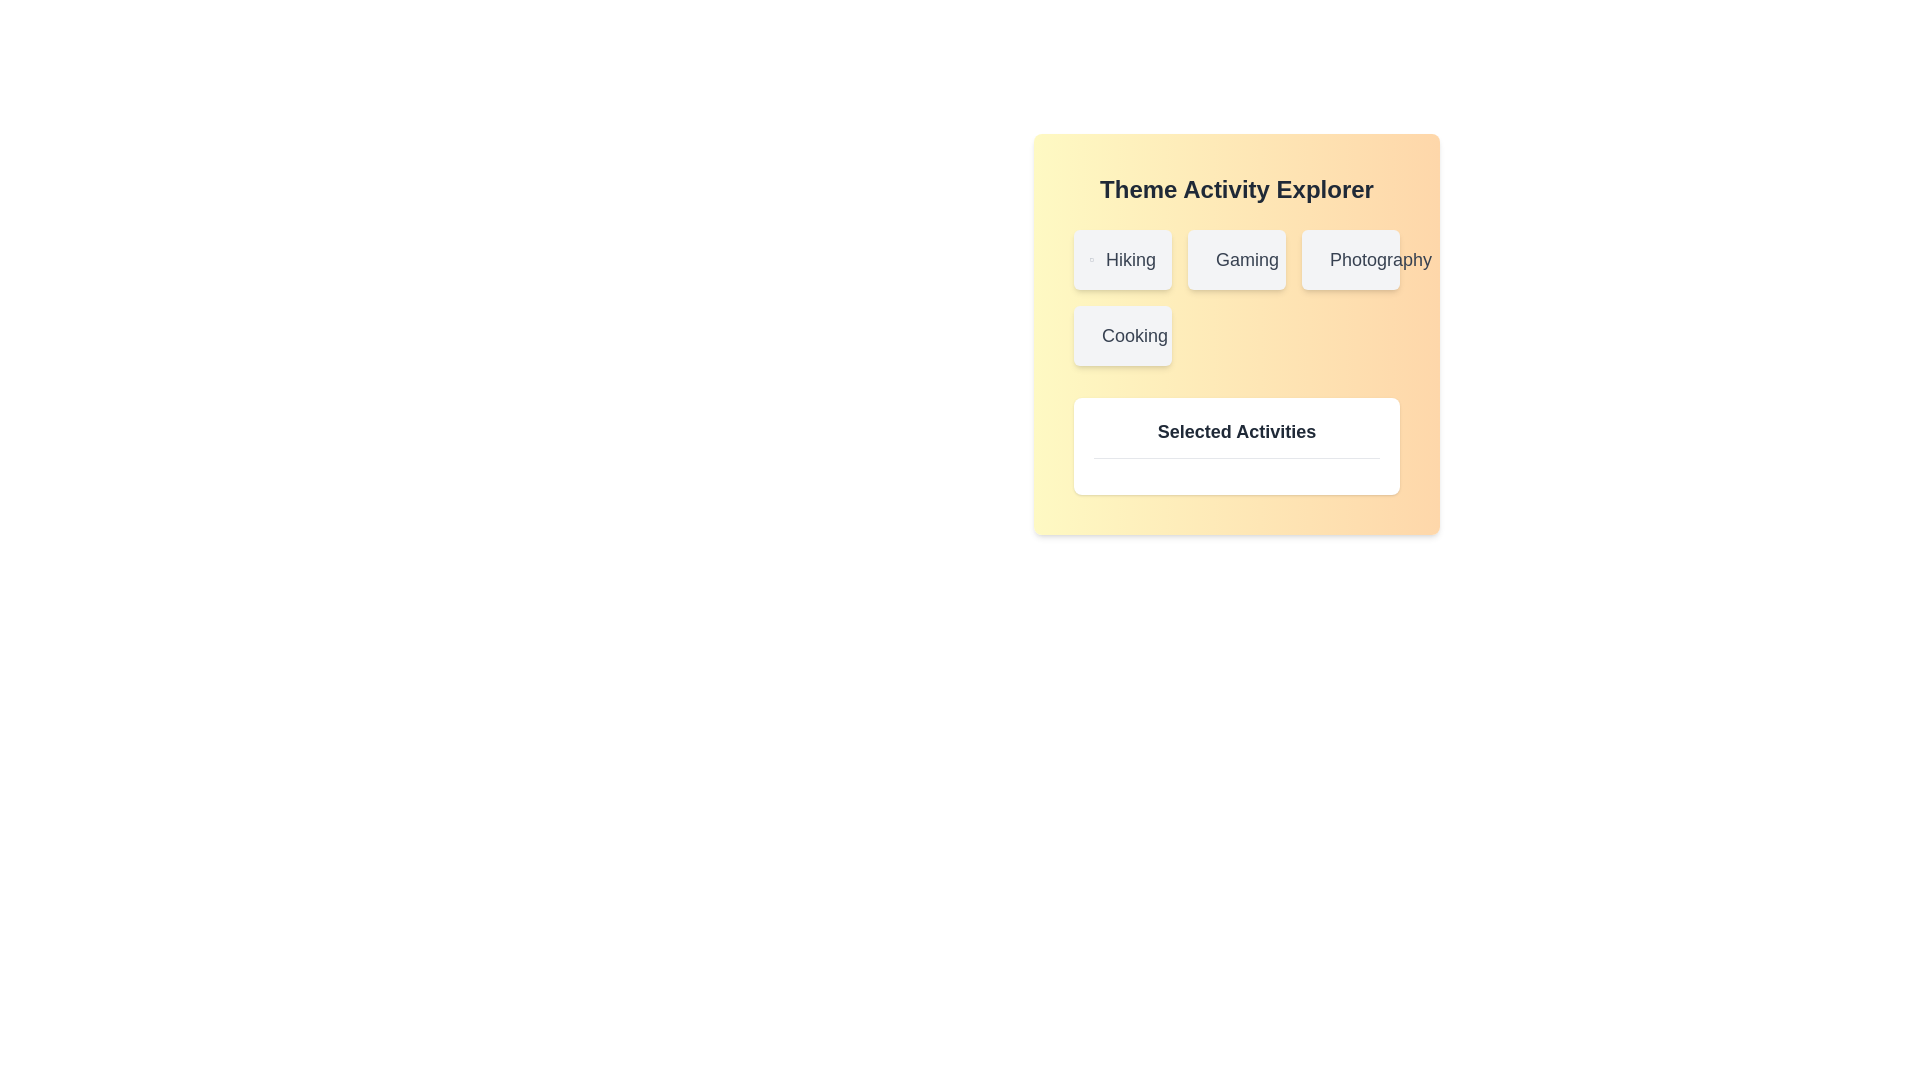 The width and height of the screenshot is (1920, 1080). Describe the element at coordinates (1236, 297) in the screenshot. I see `a tile within the Grid Layout under the 'Theme Activity Explorer' heading` at that location.